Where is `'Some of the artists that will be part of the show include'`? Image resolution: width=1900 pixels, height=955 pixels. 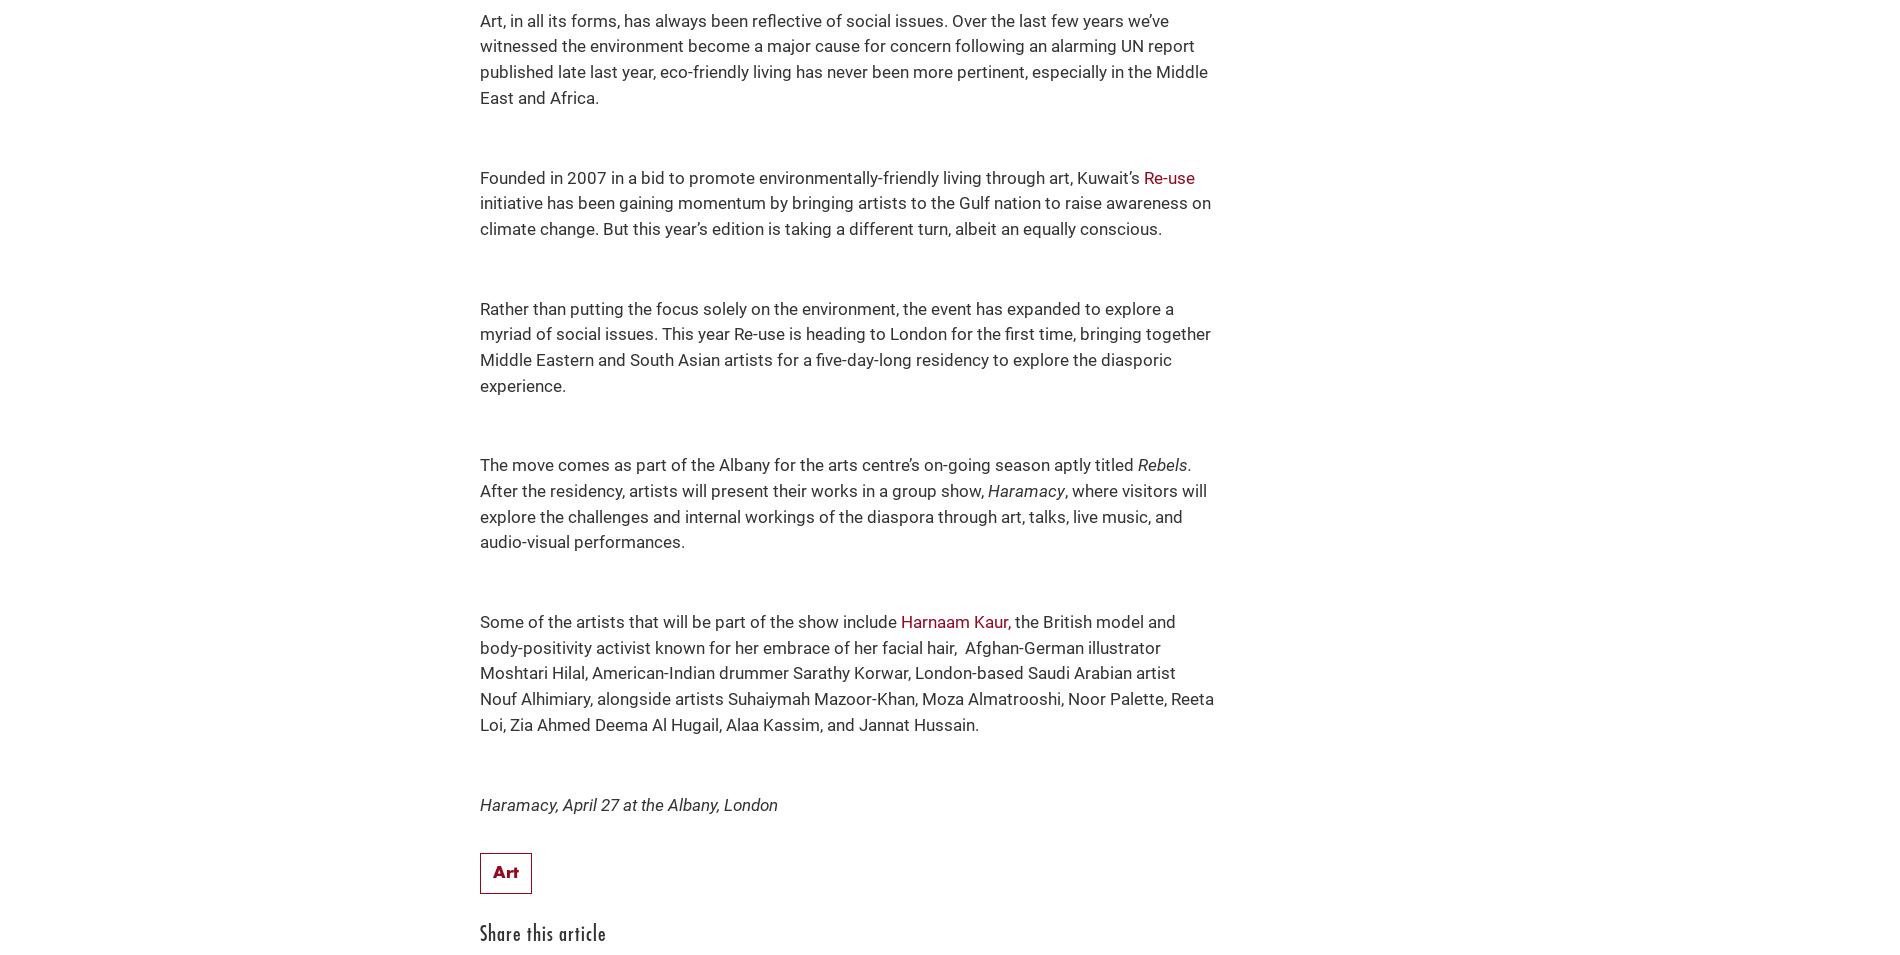 'Some of the artists that will be part of the show include' is located at coordinates (479, 621).